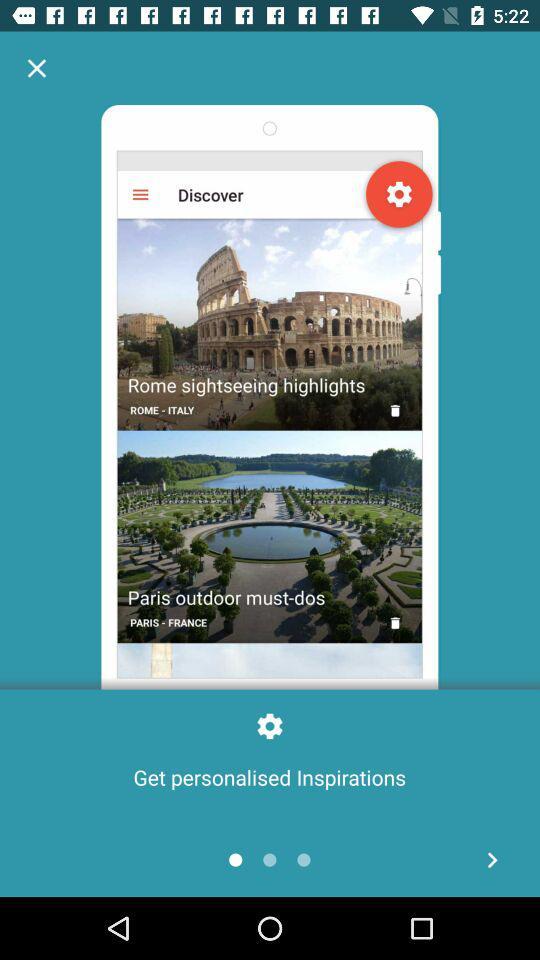 This screenshot has height=960, width=540. What do you see at coordinates (36, 68) in the screenshot?
I see `the icon at the top left corner` at bounding box center [36, 68].